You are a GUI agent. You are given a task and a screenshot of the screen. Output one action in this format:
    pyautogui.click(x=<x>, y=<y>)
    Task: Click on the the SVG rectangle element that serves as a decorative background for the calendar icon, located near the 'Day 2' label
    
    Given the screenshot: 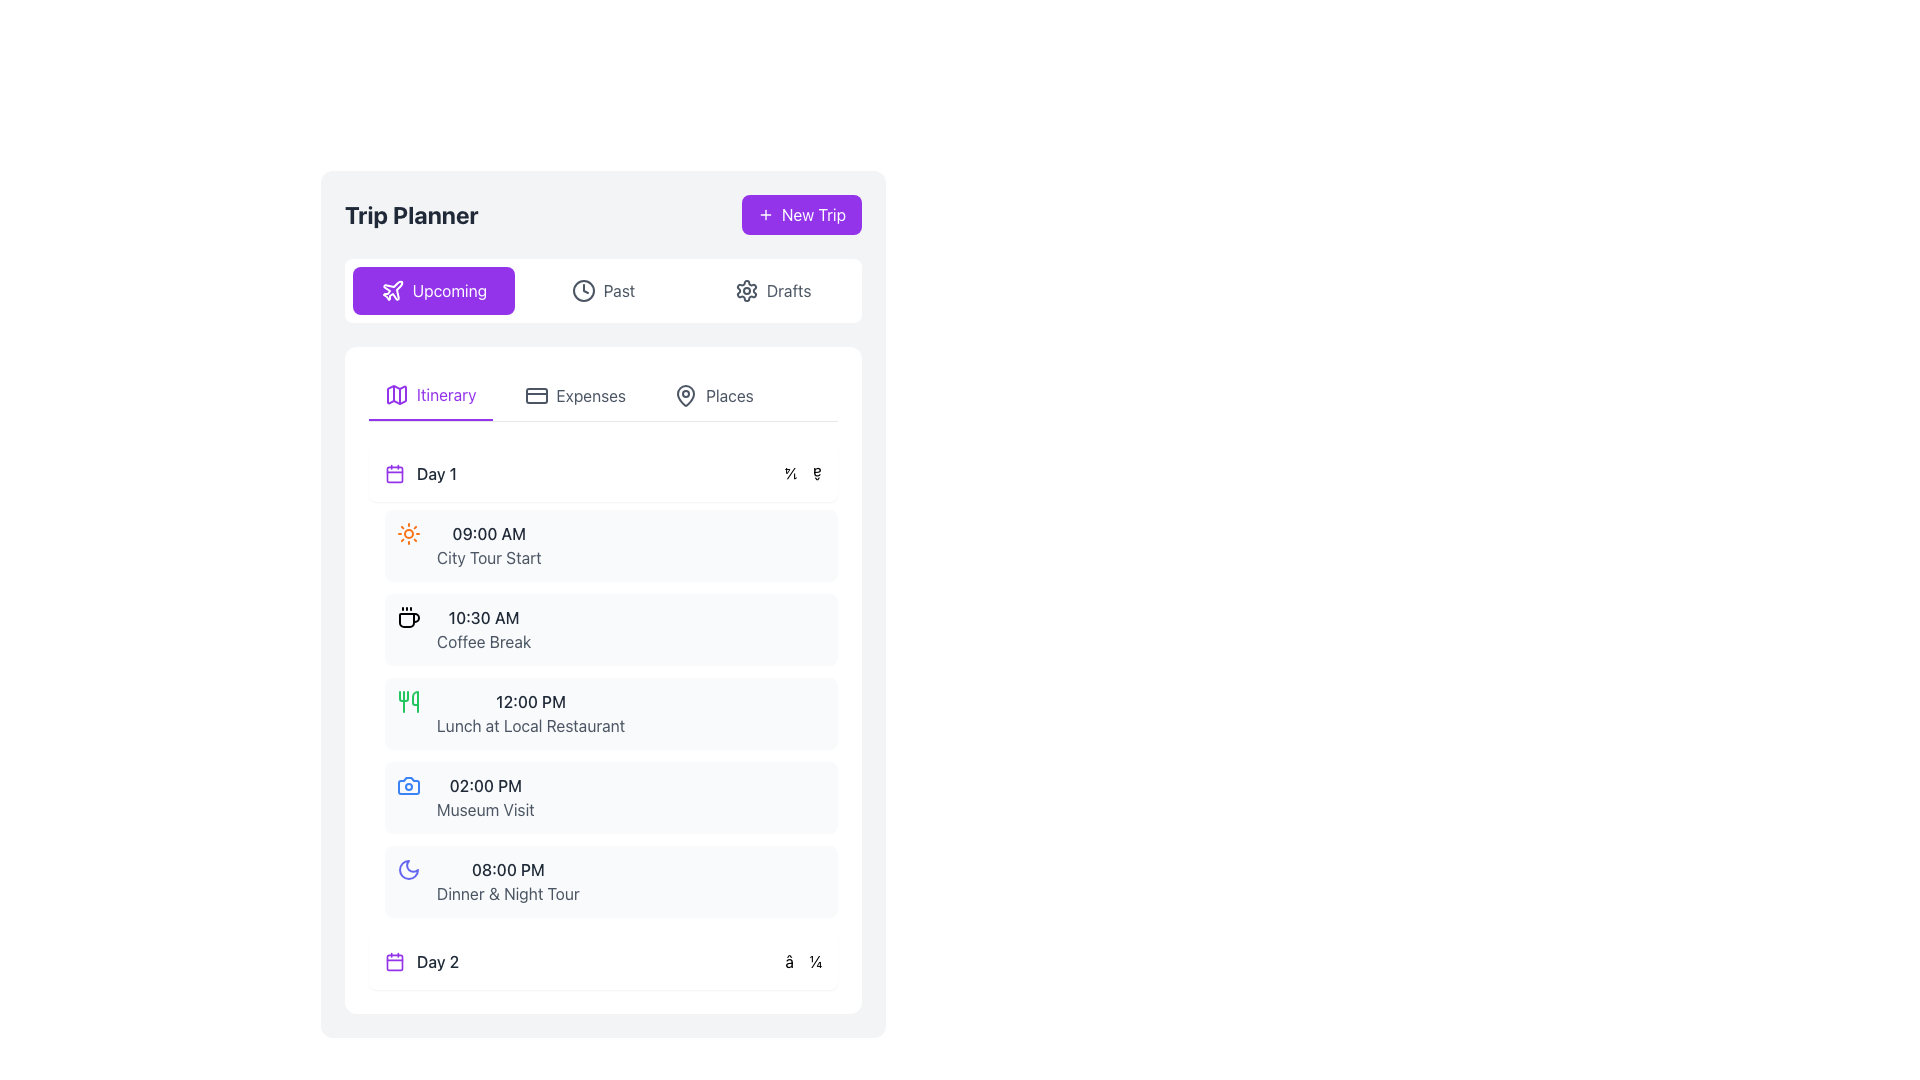 What is the action you would take?
    pyautogui.click(x=394, y=960)
    